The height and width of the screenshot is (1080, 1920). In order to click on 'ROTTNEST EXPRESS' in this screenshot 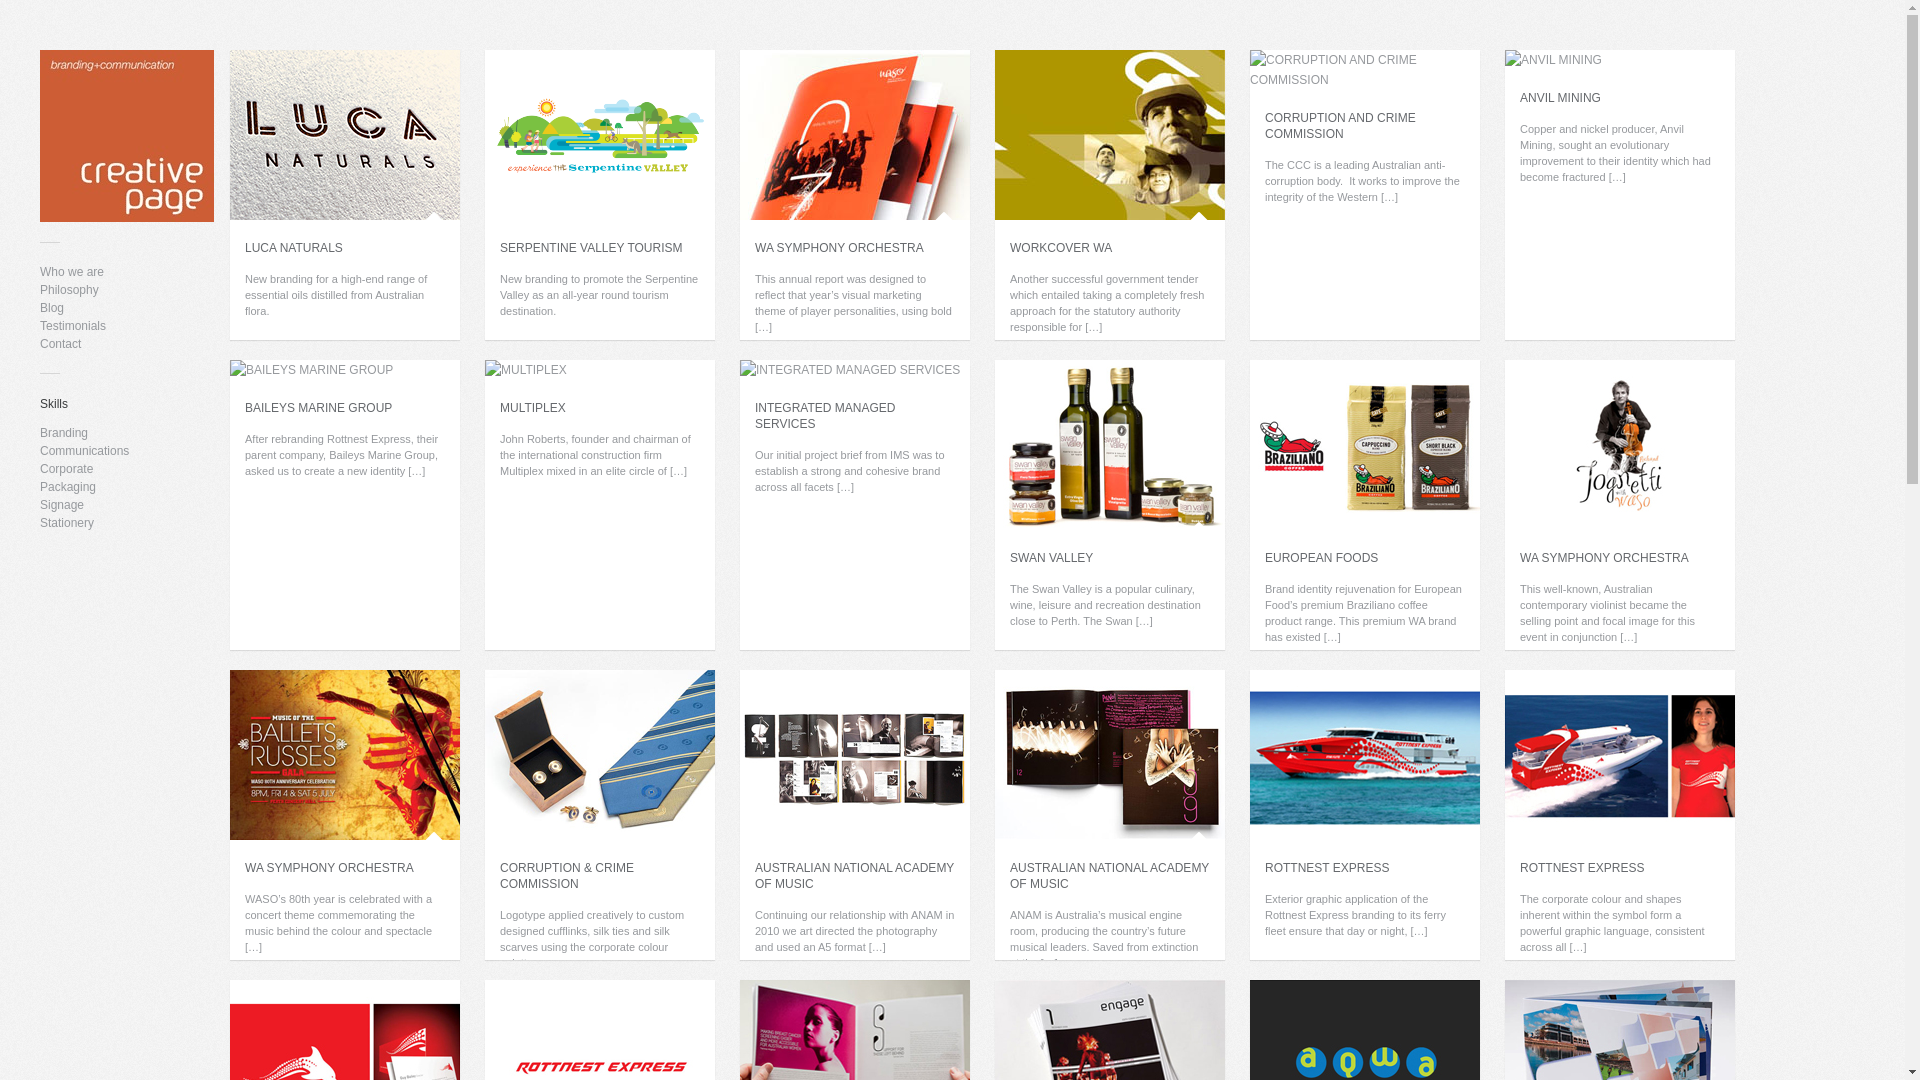, I will do `click(1363, 755)`.